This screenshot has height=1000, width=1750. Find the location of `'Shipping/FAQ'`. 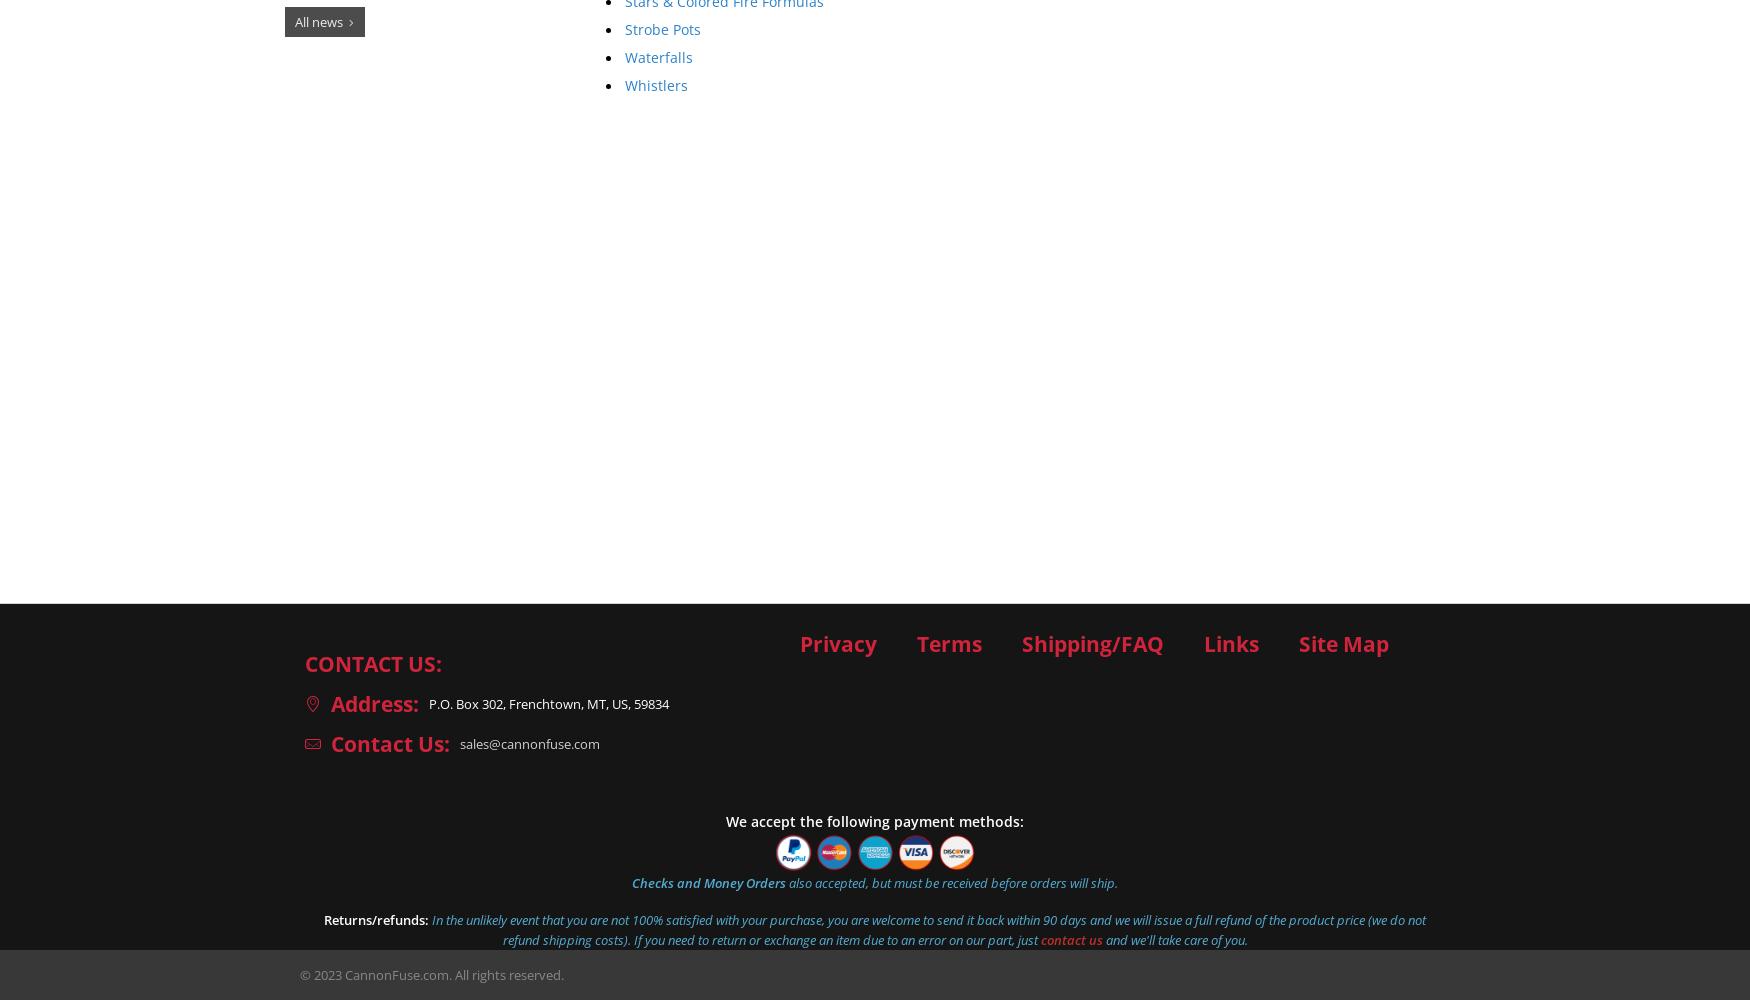

'Shipping/FAQ' is located at coordinates (1020, 644).